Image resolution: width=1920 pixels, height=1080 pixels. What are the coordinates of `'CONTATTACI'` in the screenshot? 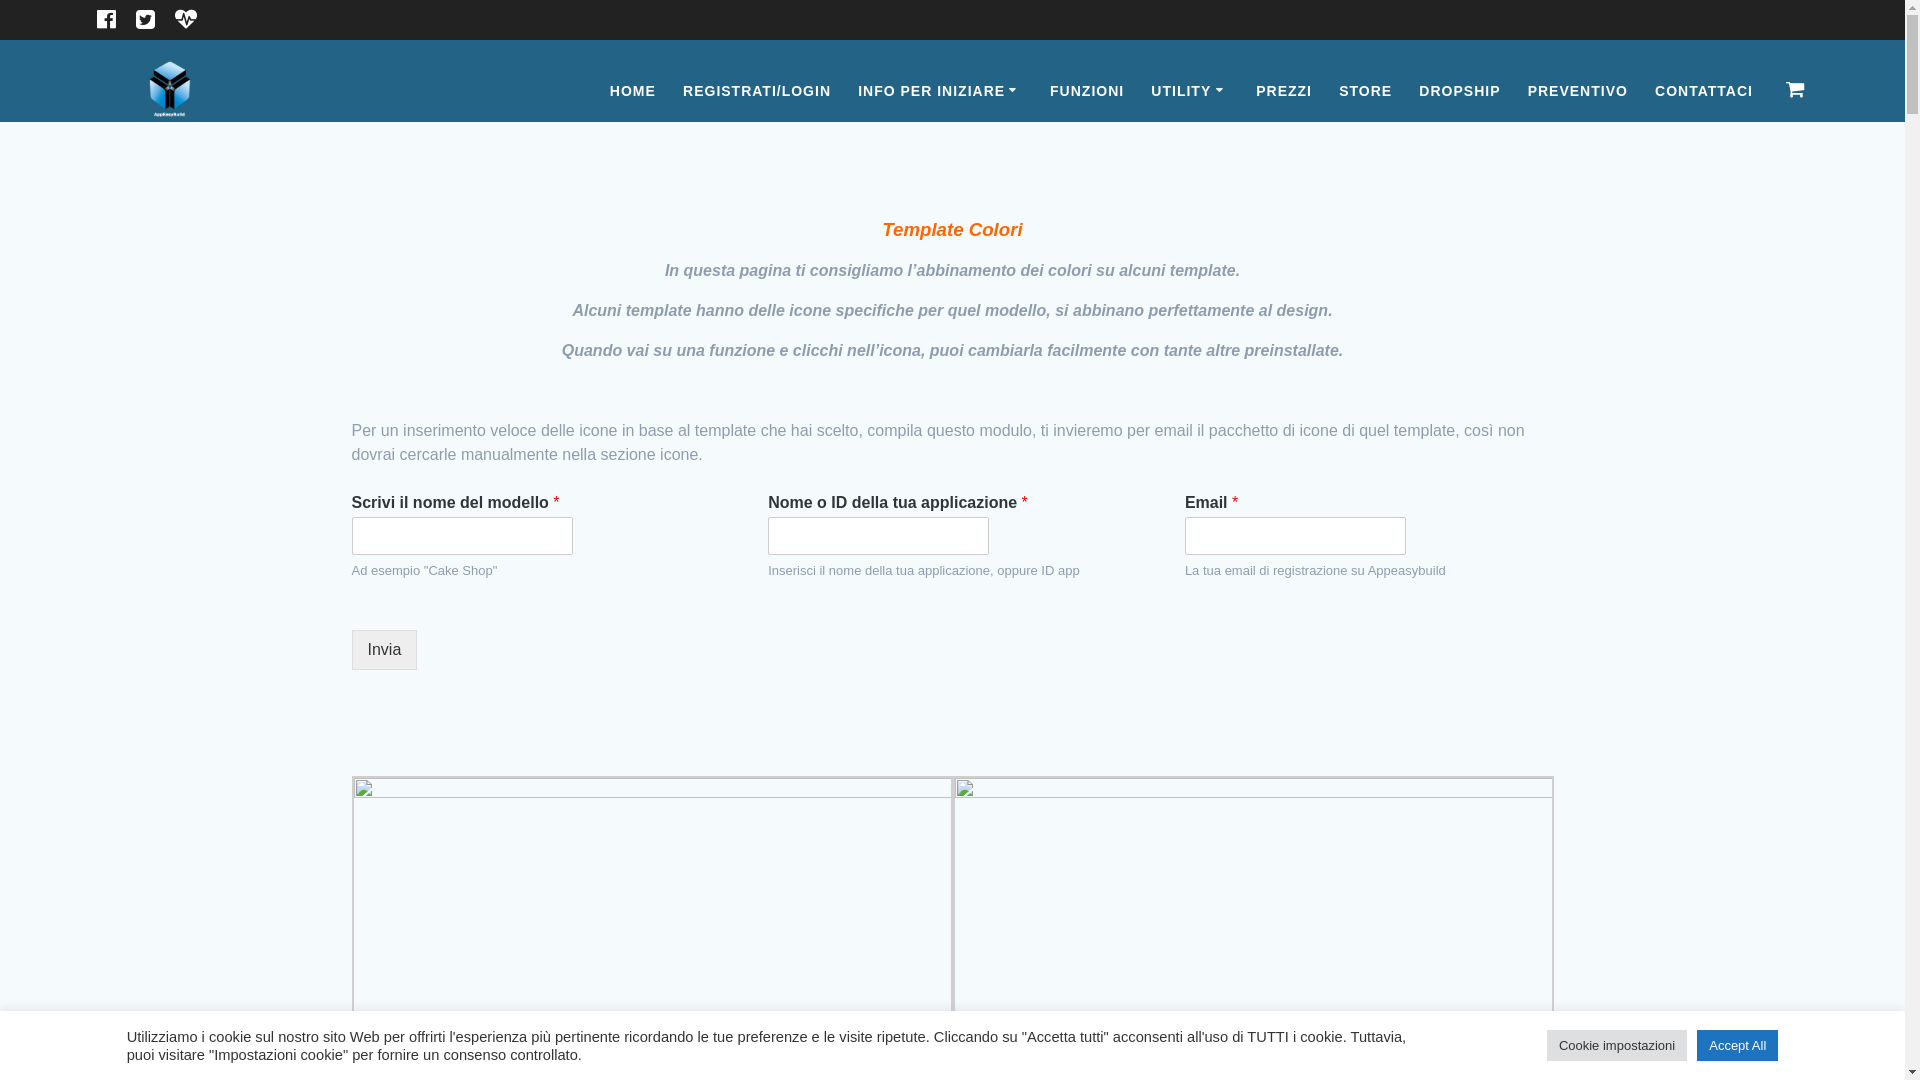 It's located at (1703, 91).